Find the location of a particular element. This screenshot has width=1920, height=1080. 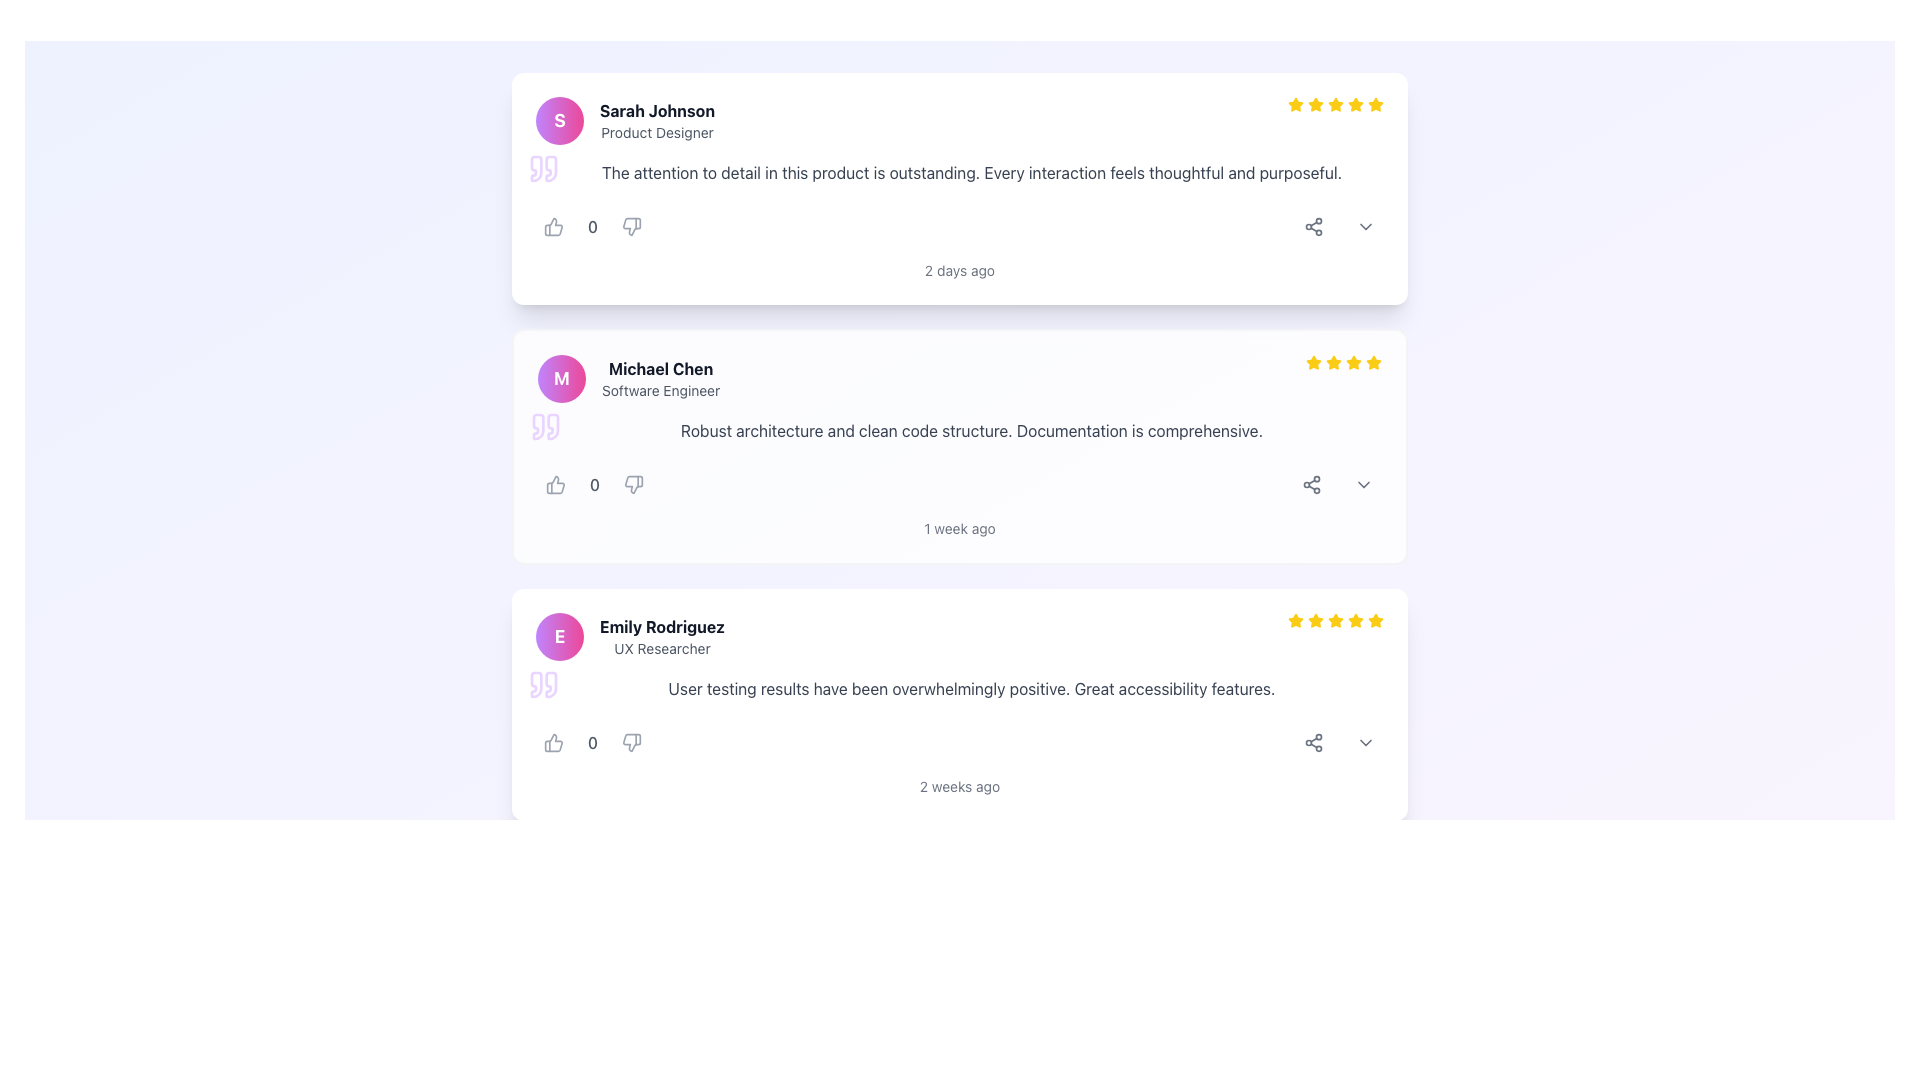

the fifth yellow star-shaped icon used for user ratings located at the top right corner of the review card is located at coordinates (1356, 620).